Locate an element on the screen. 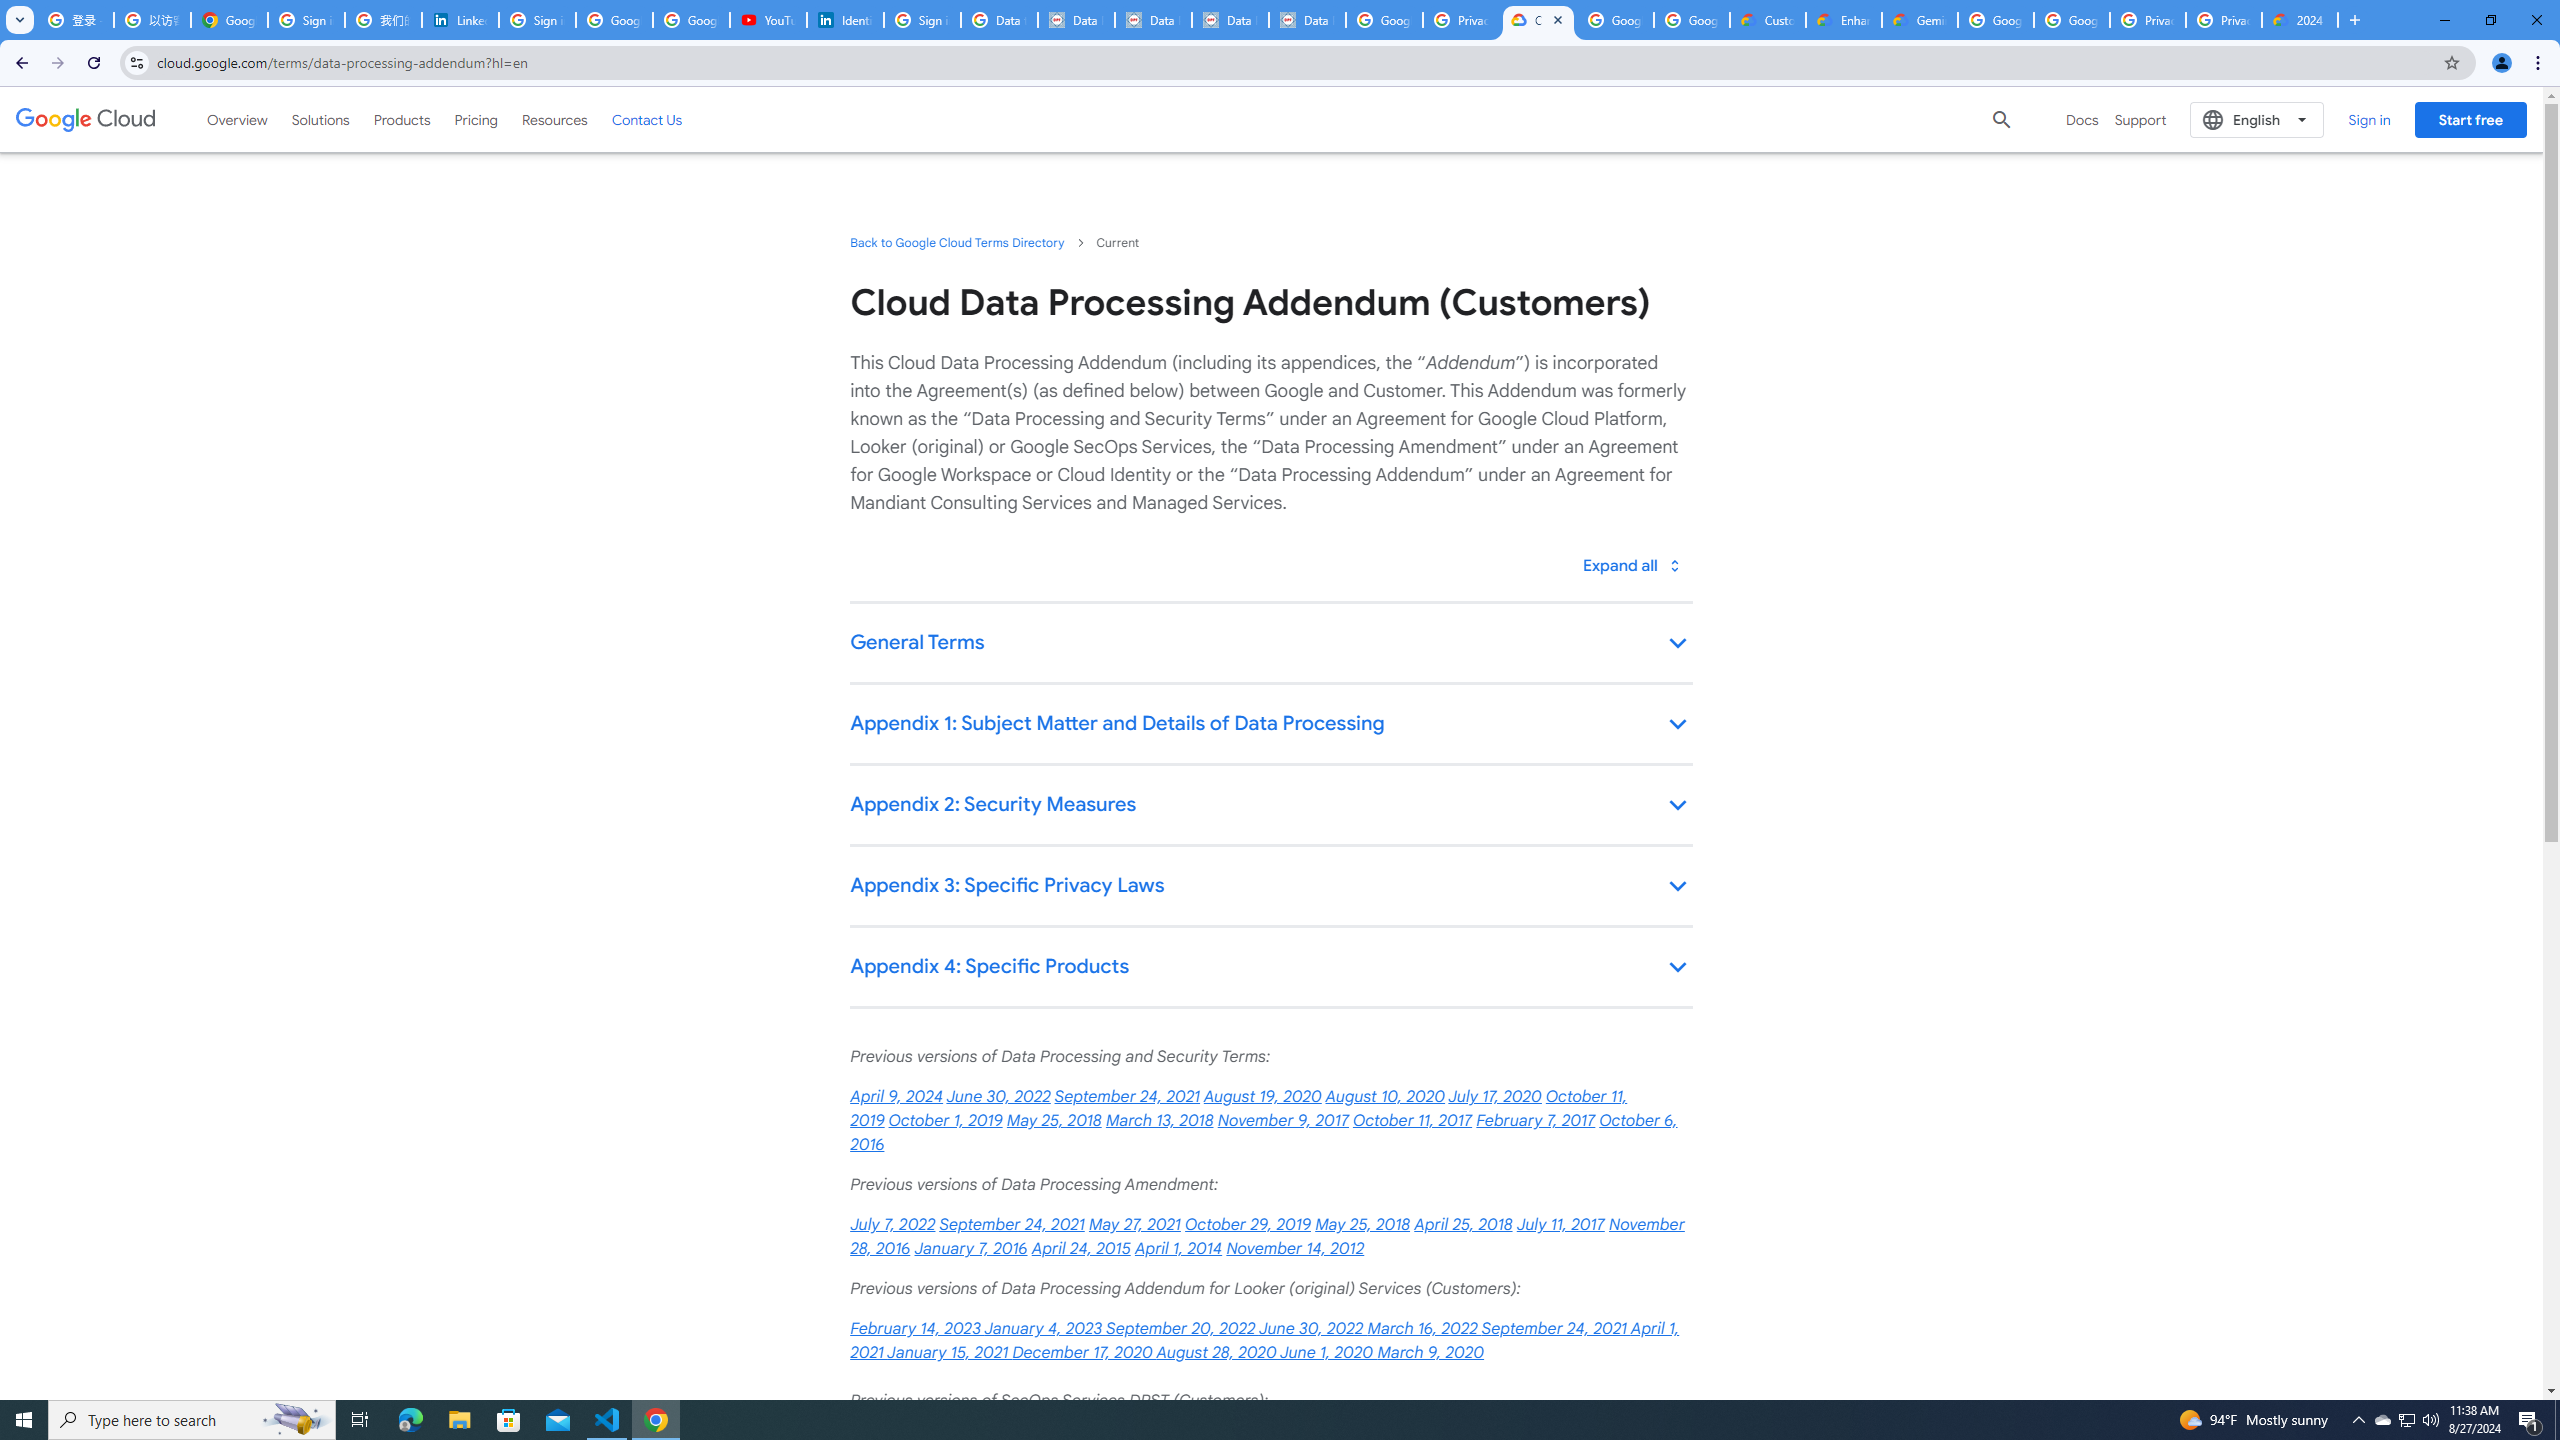 This screenshot has width=2560, height=1440. 'Enhanced Support | Google Cloud' is located at coordinates (1843, 19).